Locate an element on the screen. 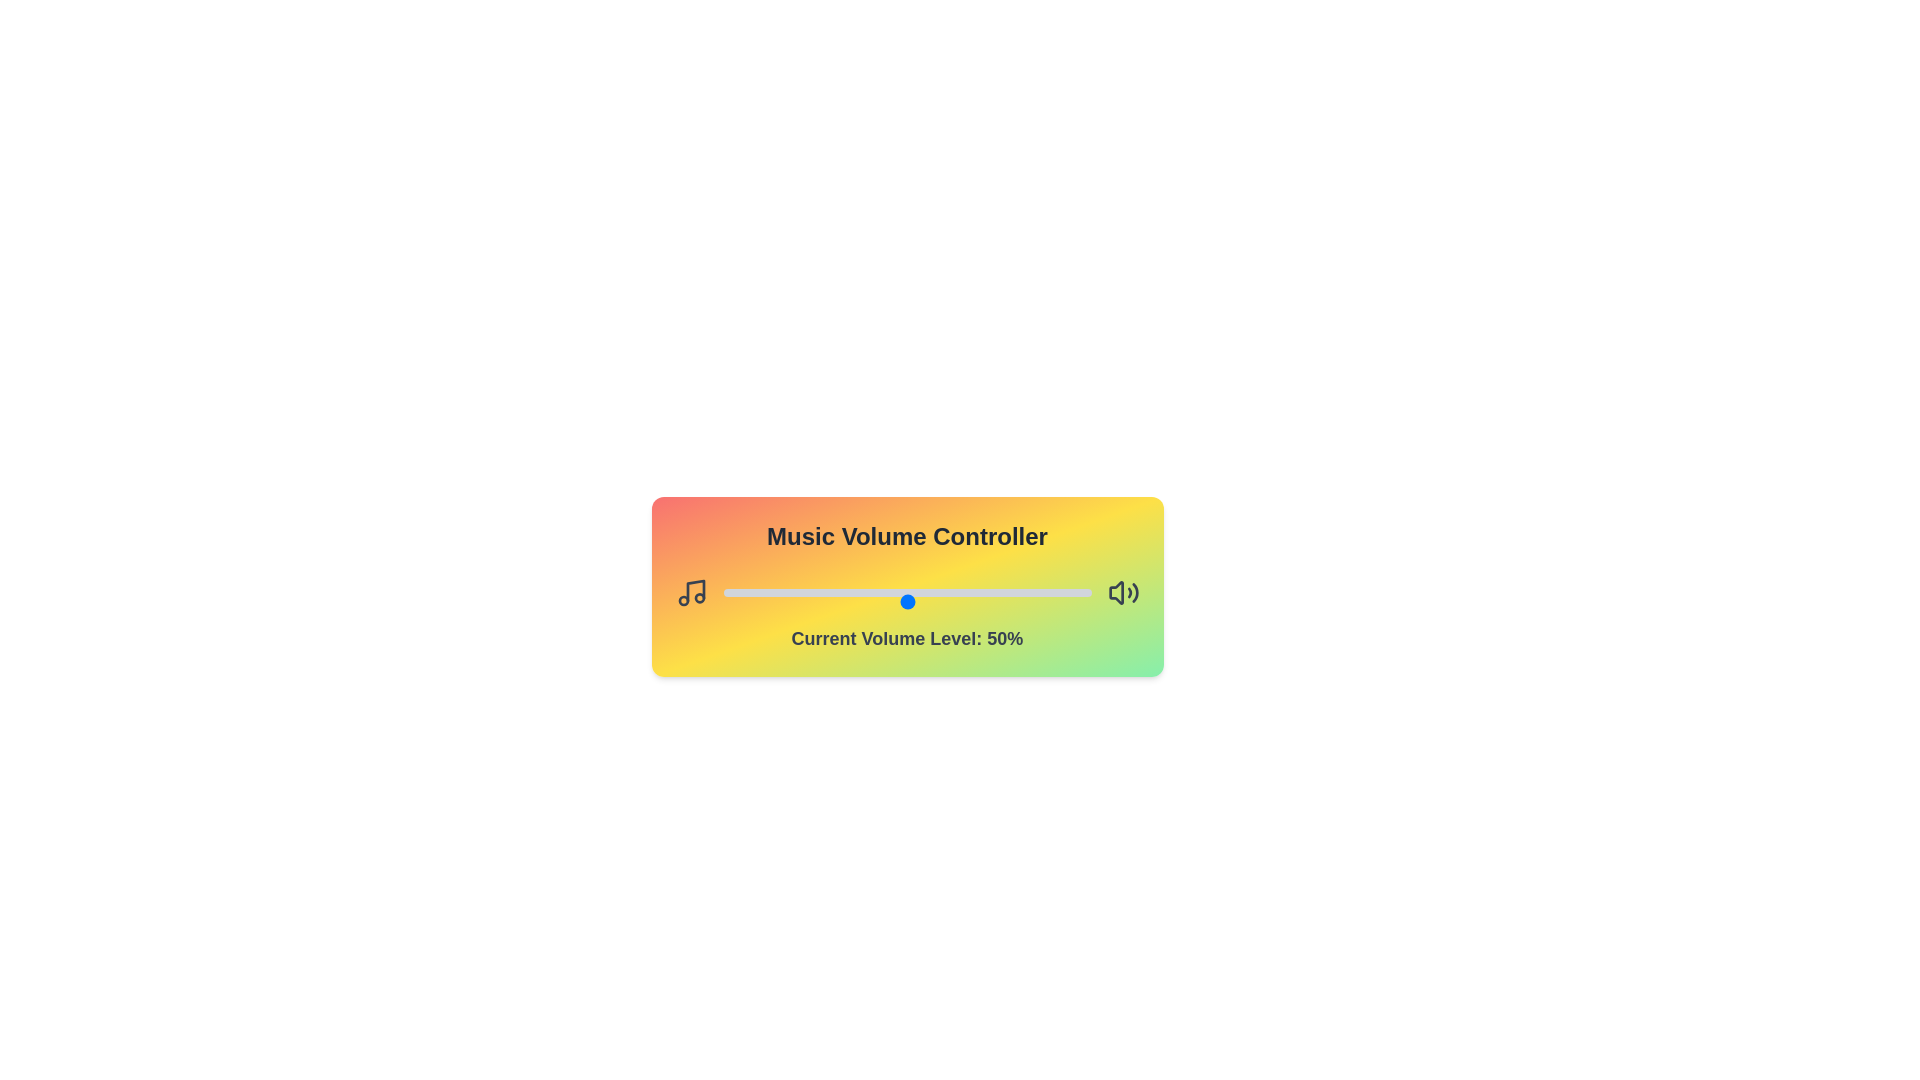  the volume slider to 74% is located at coordinates (995, 600).